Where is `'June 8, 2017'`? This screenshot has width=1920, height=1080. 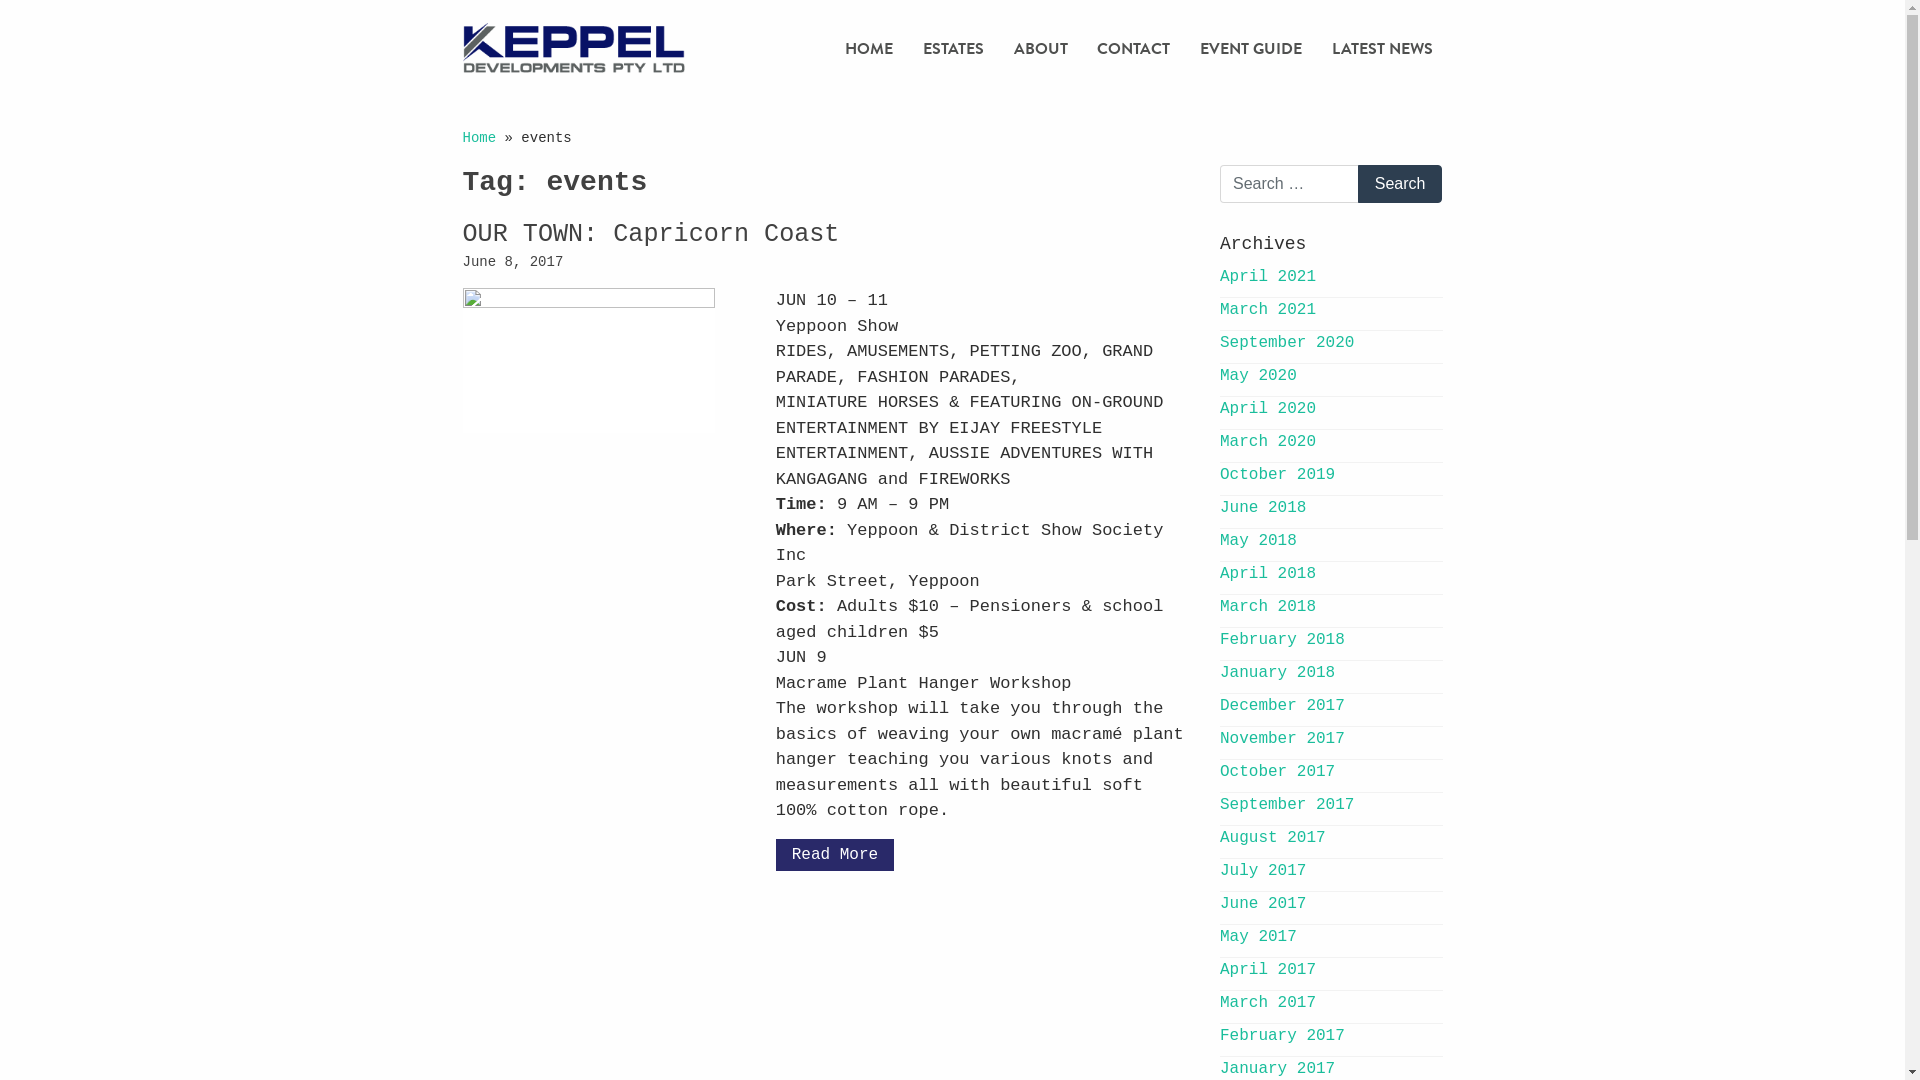 'June 8, 2017' is located at coordinates (512, 261).